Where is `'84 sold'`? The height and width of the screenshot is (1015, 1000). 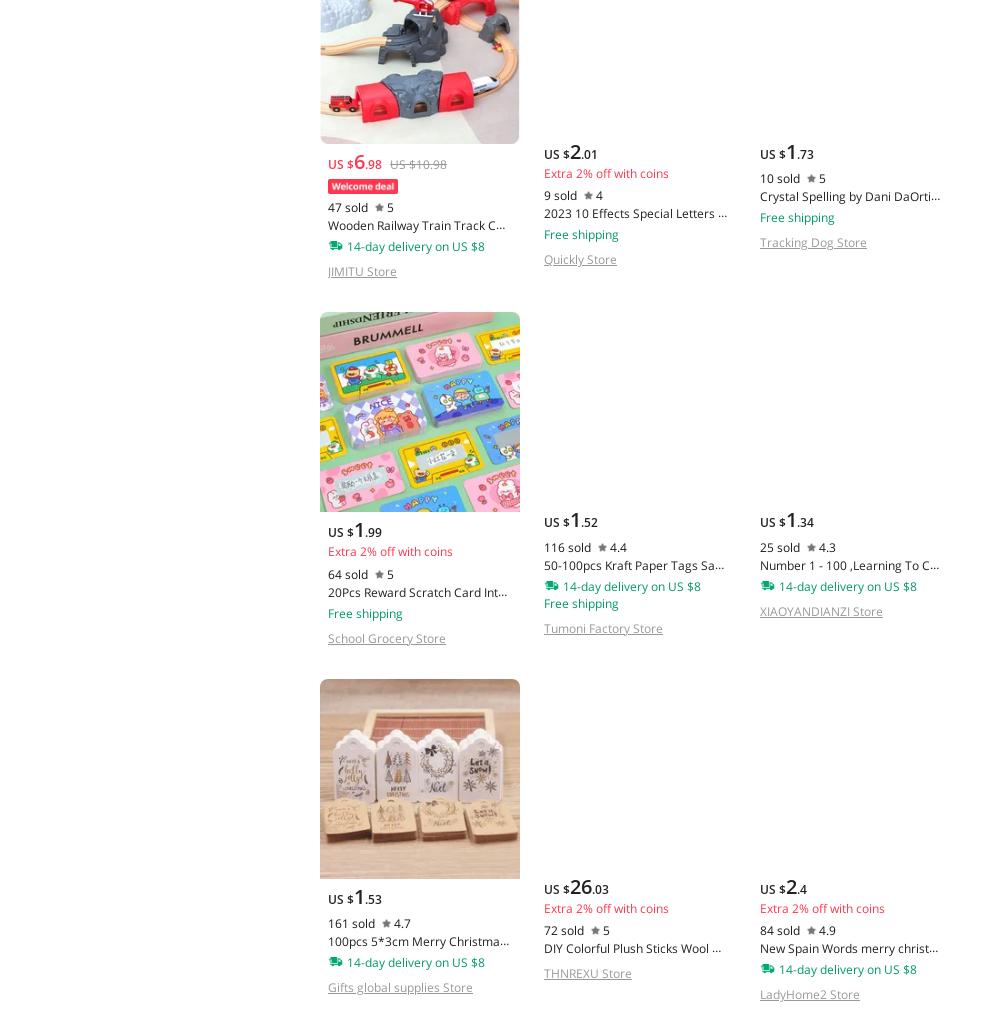
'84 sold' is located at coordinates (779, 929).